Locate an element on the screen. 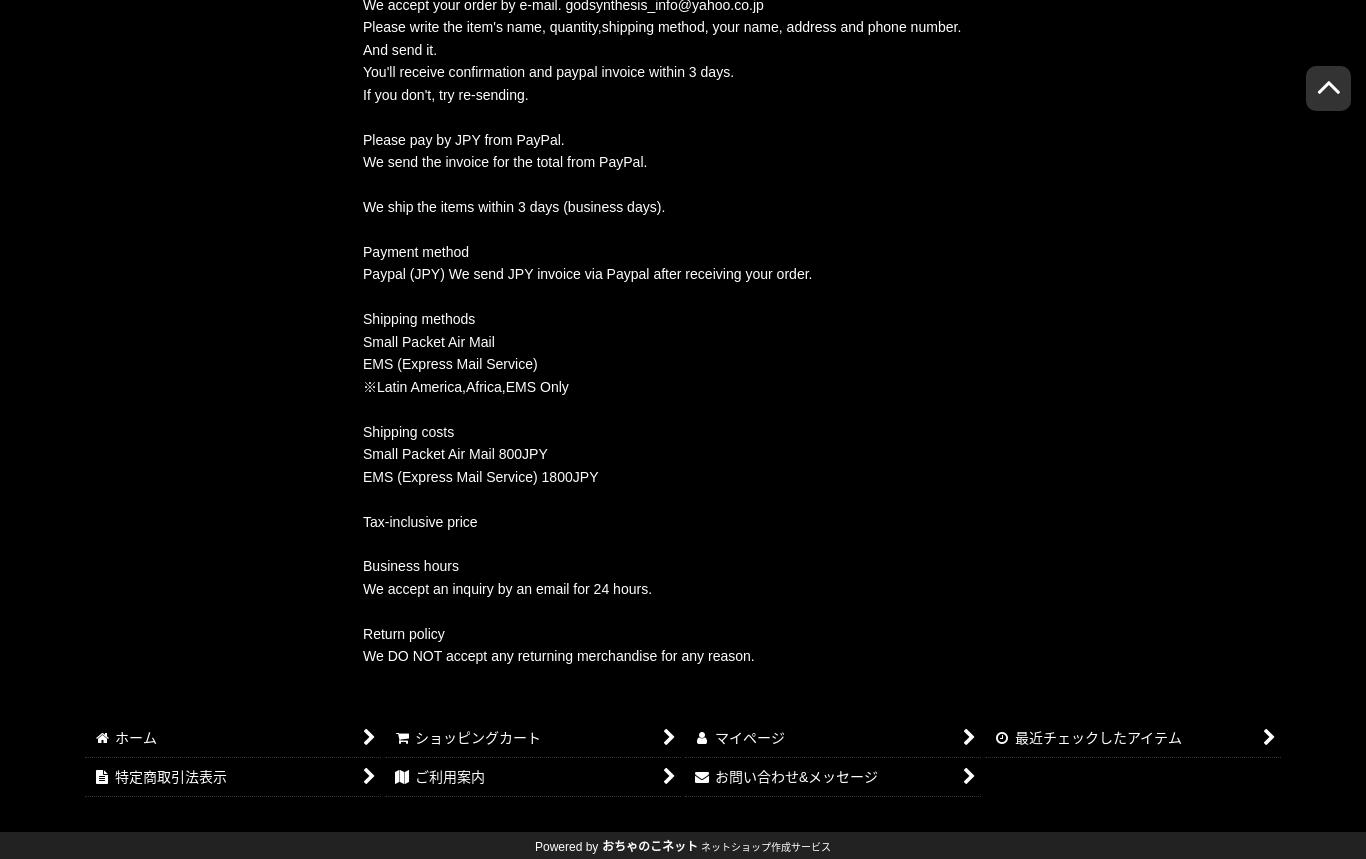  'You'll receive confirmation and paypal invoice within 3 days.' is located at coordinates (548, 70).